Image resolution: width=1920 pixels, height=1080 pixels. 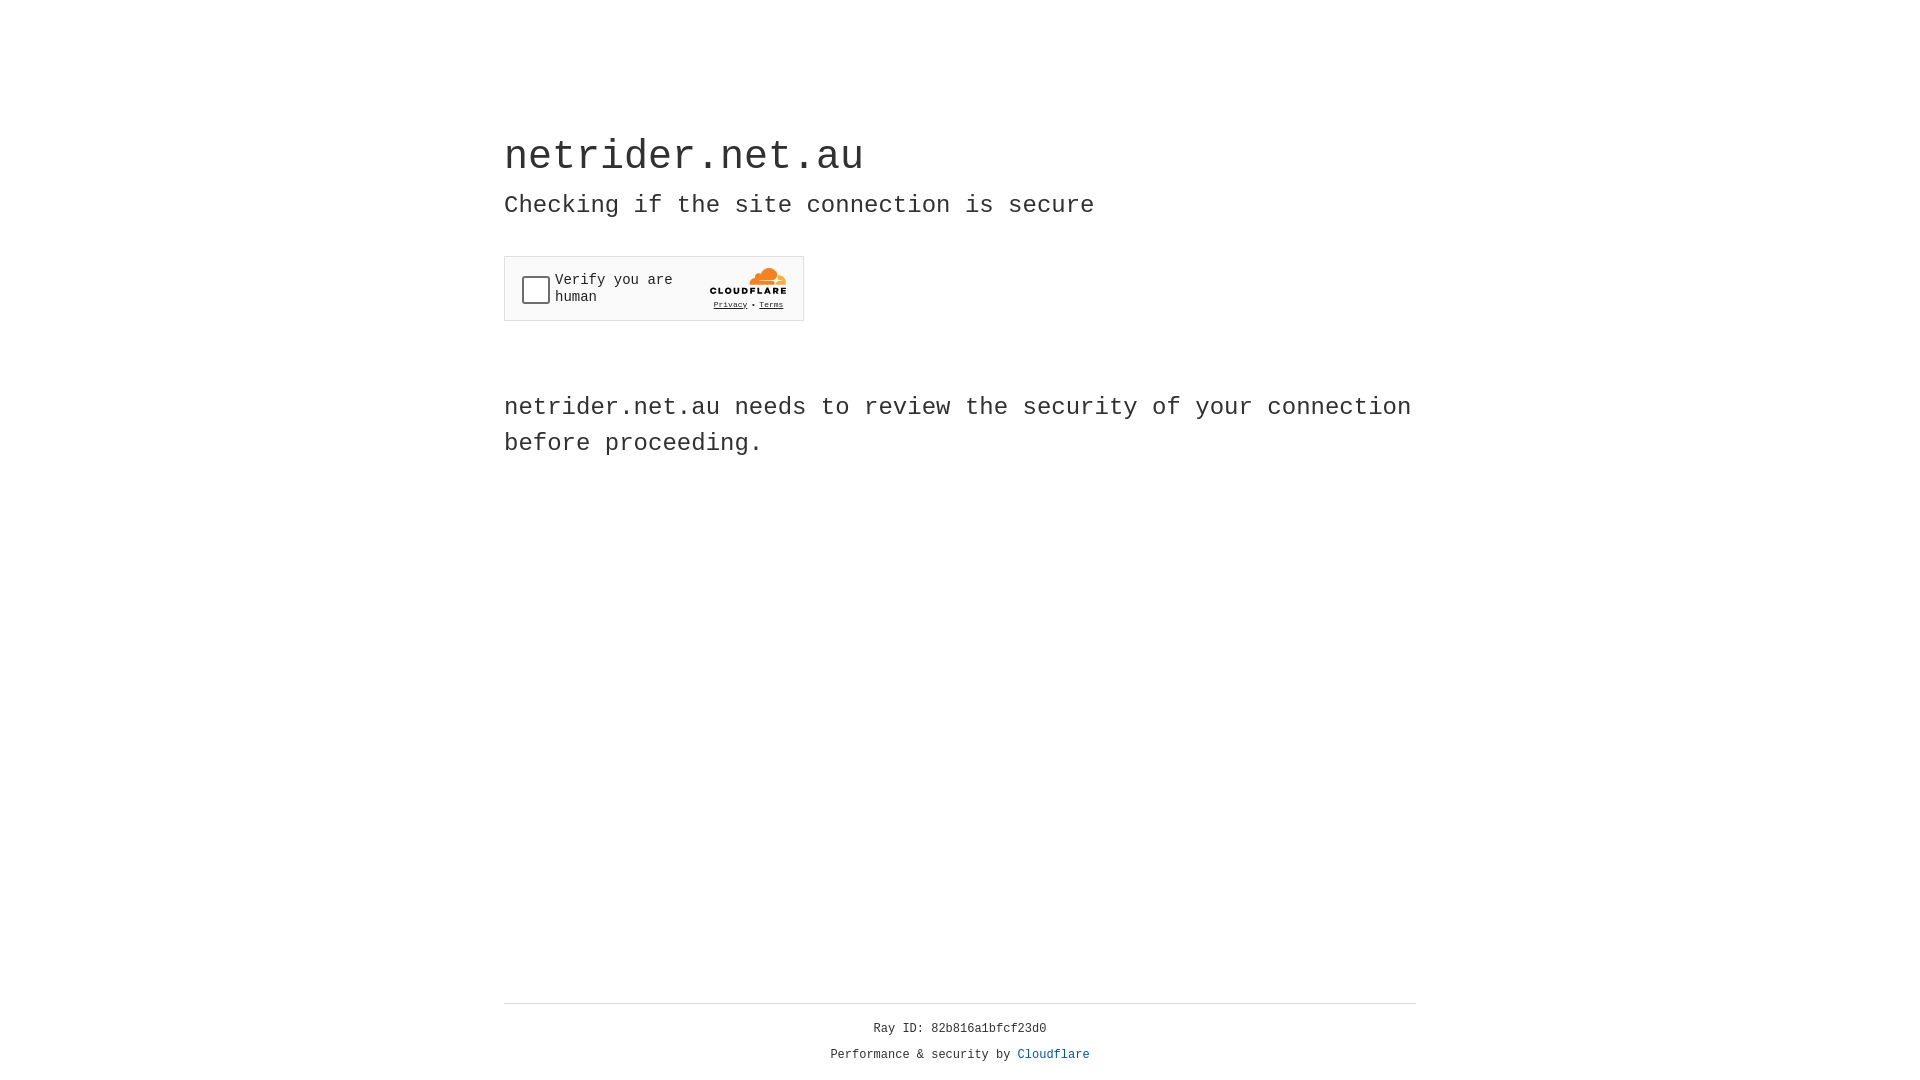 I want to click on 'Cloudflare', so click(x=1053, y=1054).